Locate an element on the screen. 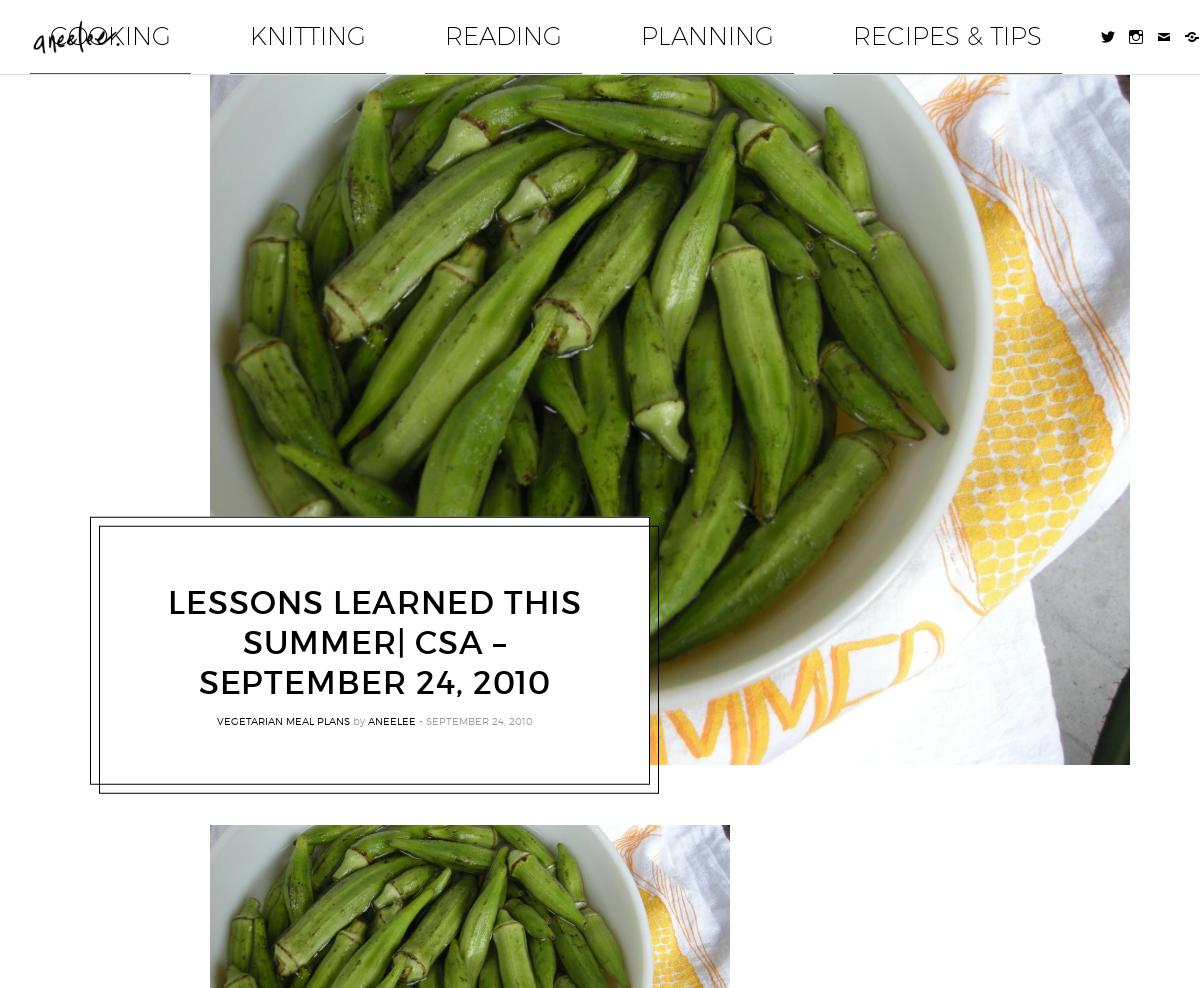  'September 24, 2010' is located at coordinates (478, 706).